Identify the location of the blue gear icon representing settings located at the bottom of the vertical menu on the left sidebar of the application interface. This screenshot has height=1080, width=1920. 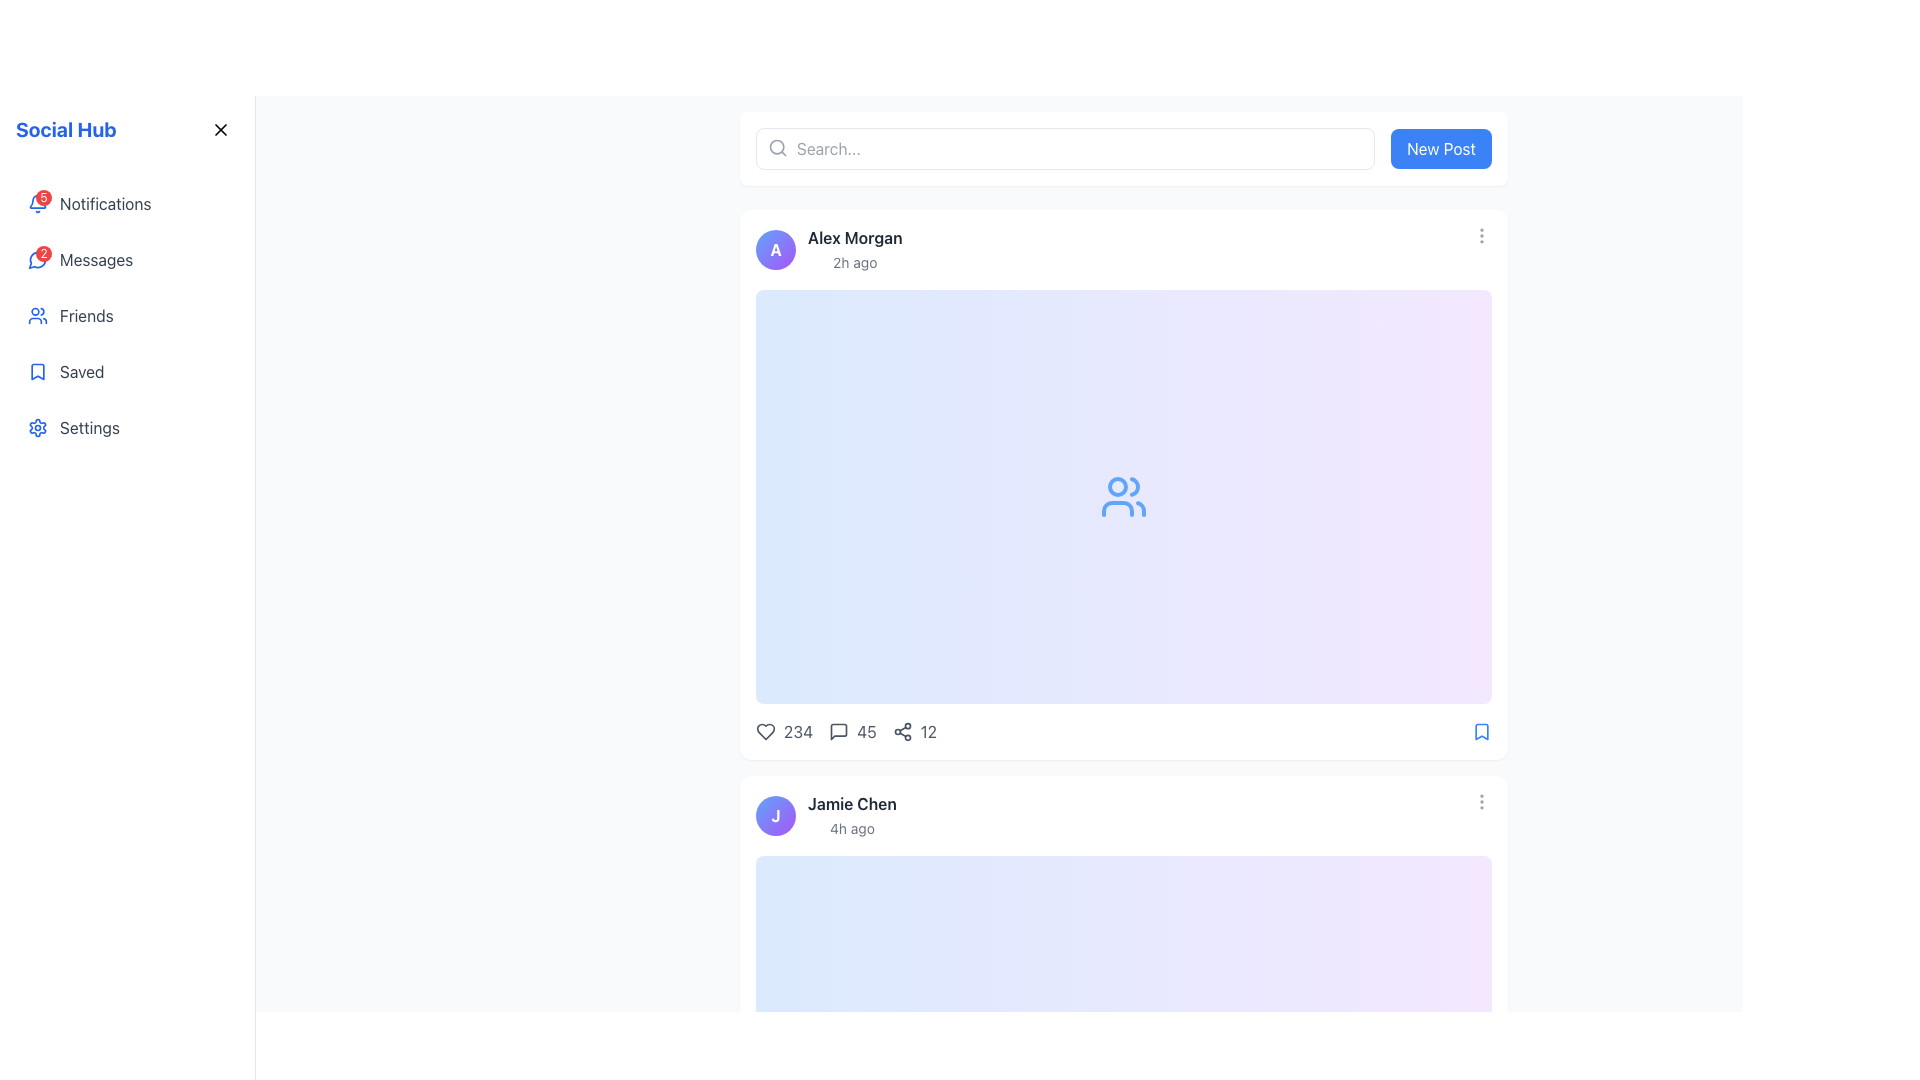
(38, 427).